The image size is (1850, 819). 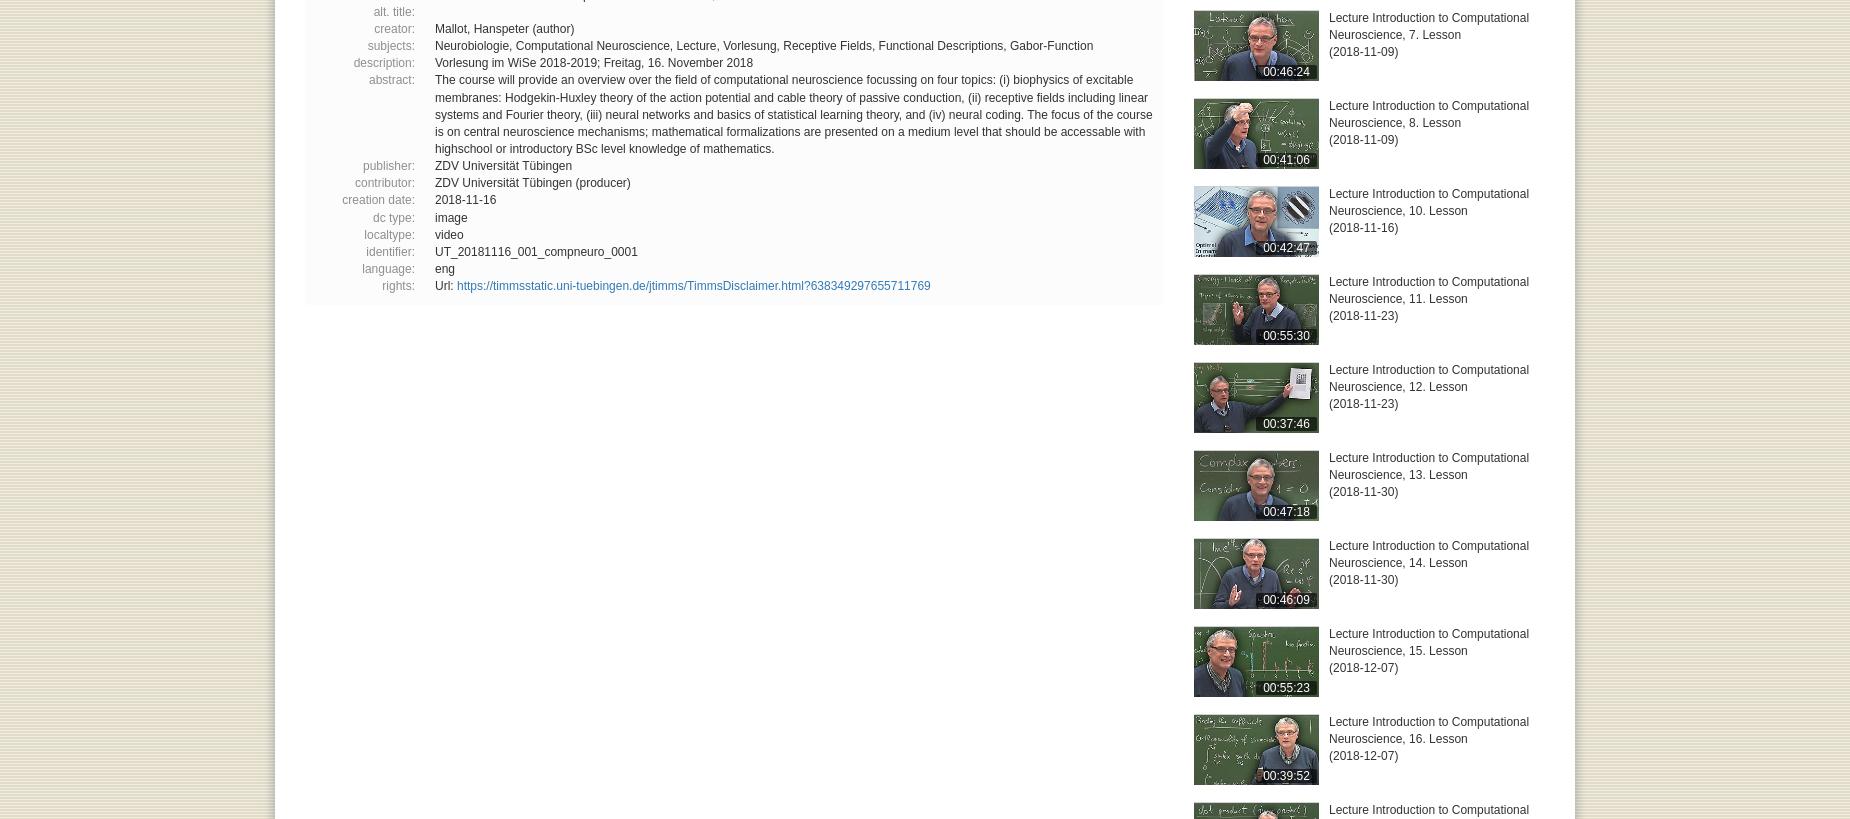 I want to click on 'UT_20181116_001_compneuro_0001', so click(x=535, y=250).